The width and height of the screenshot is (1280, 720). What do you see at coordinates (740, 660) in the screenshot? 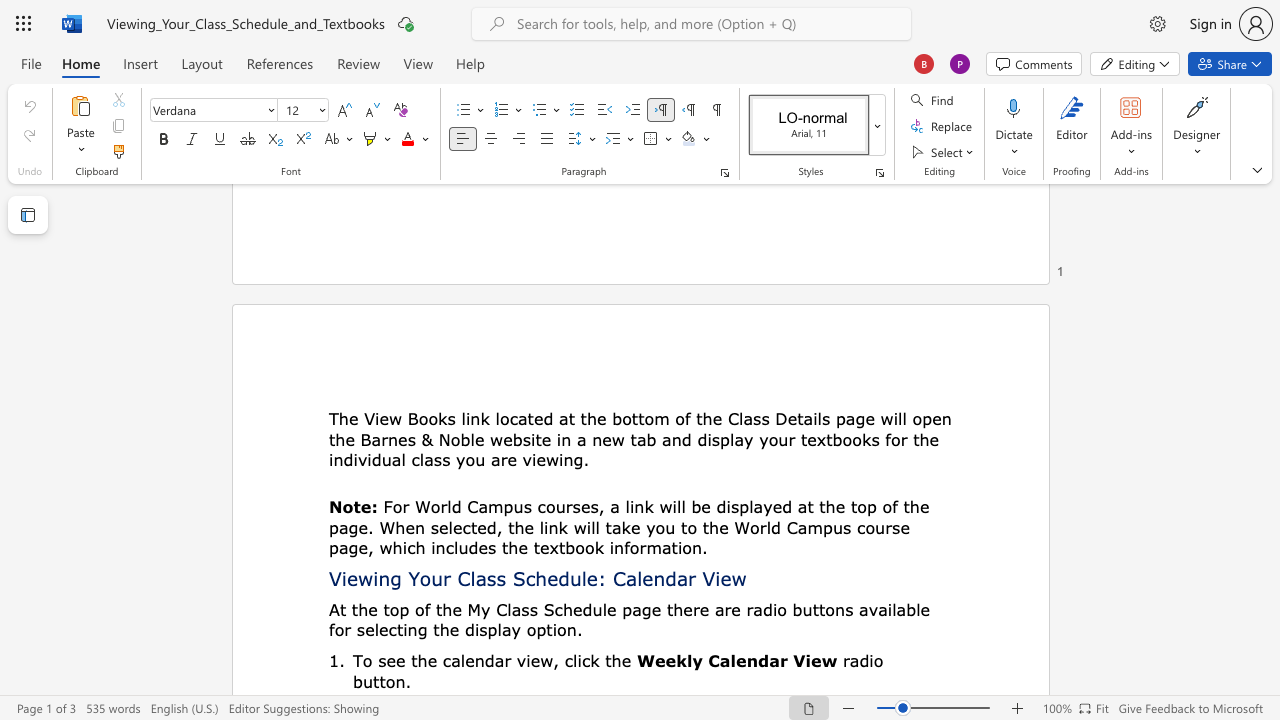
I see `the 3th character "e" in the text` at bounding box center [740, 660].